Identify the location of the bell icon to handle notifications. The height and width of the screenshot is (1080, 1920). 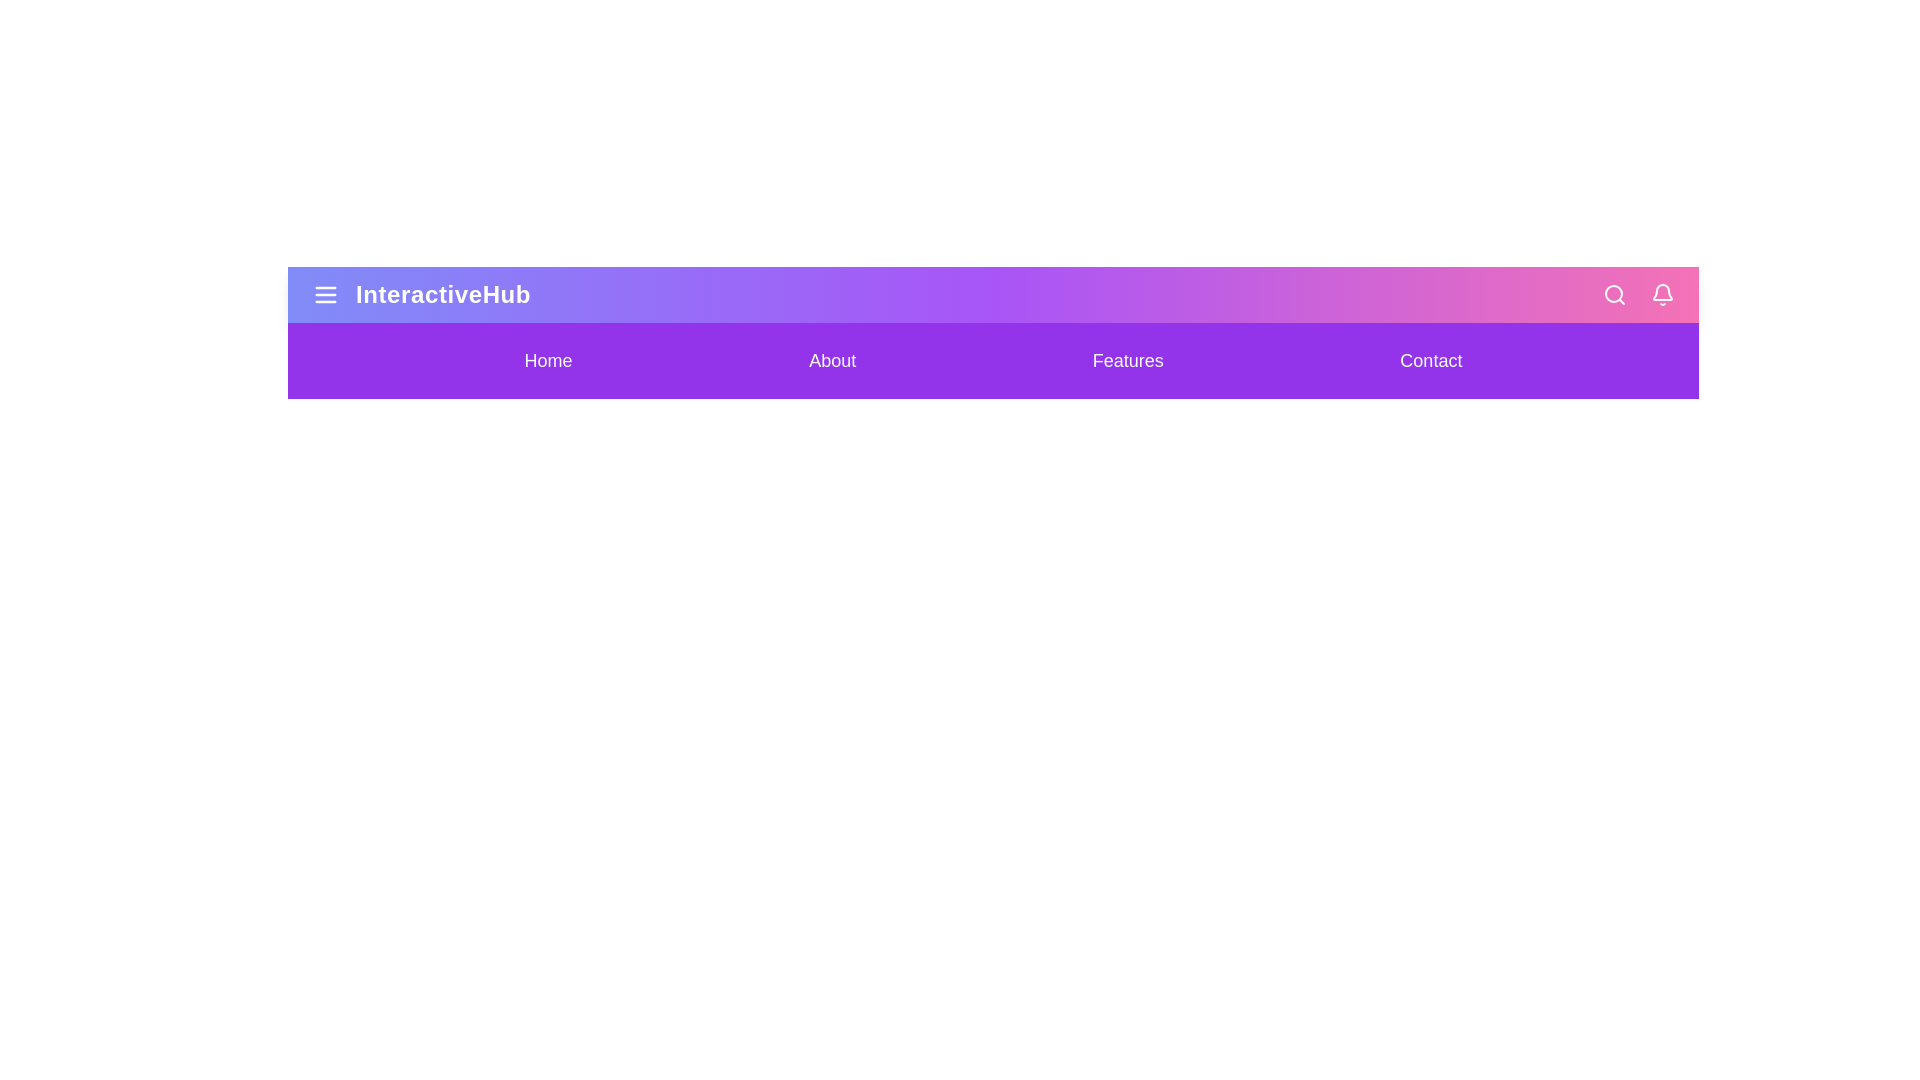
(1662, 294).